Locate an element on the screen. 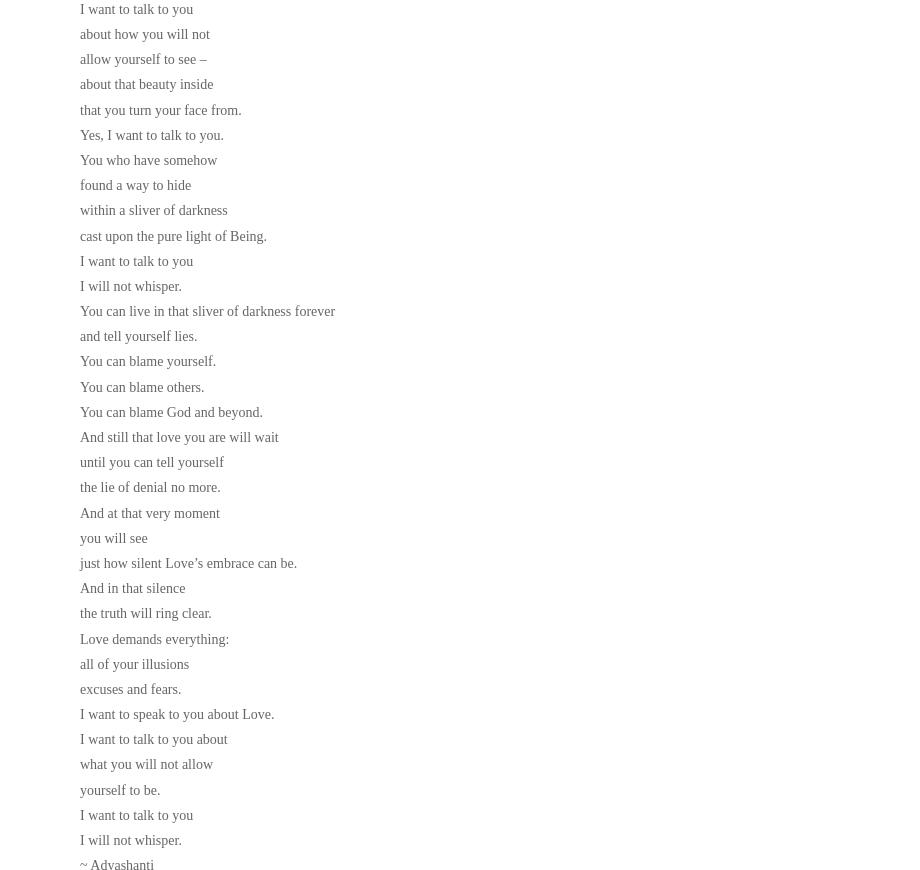 This screenshot has width=920, height=870. 'about that beauty inside' is located at coordinates (145, 83).